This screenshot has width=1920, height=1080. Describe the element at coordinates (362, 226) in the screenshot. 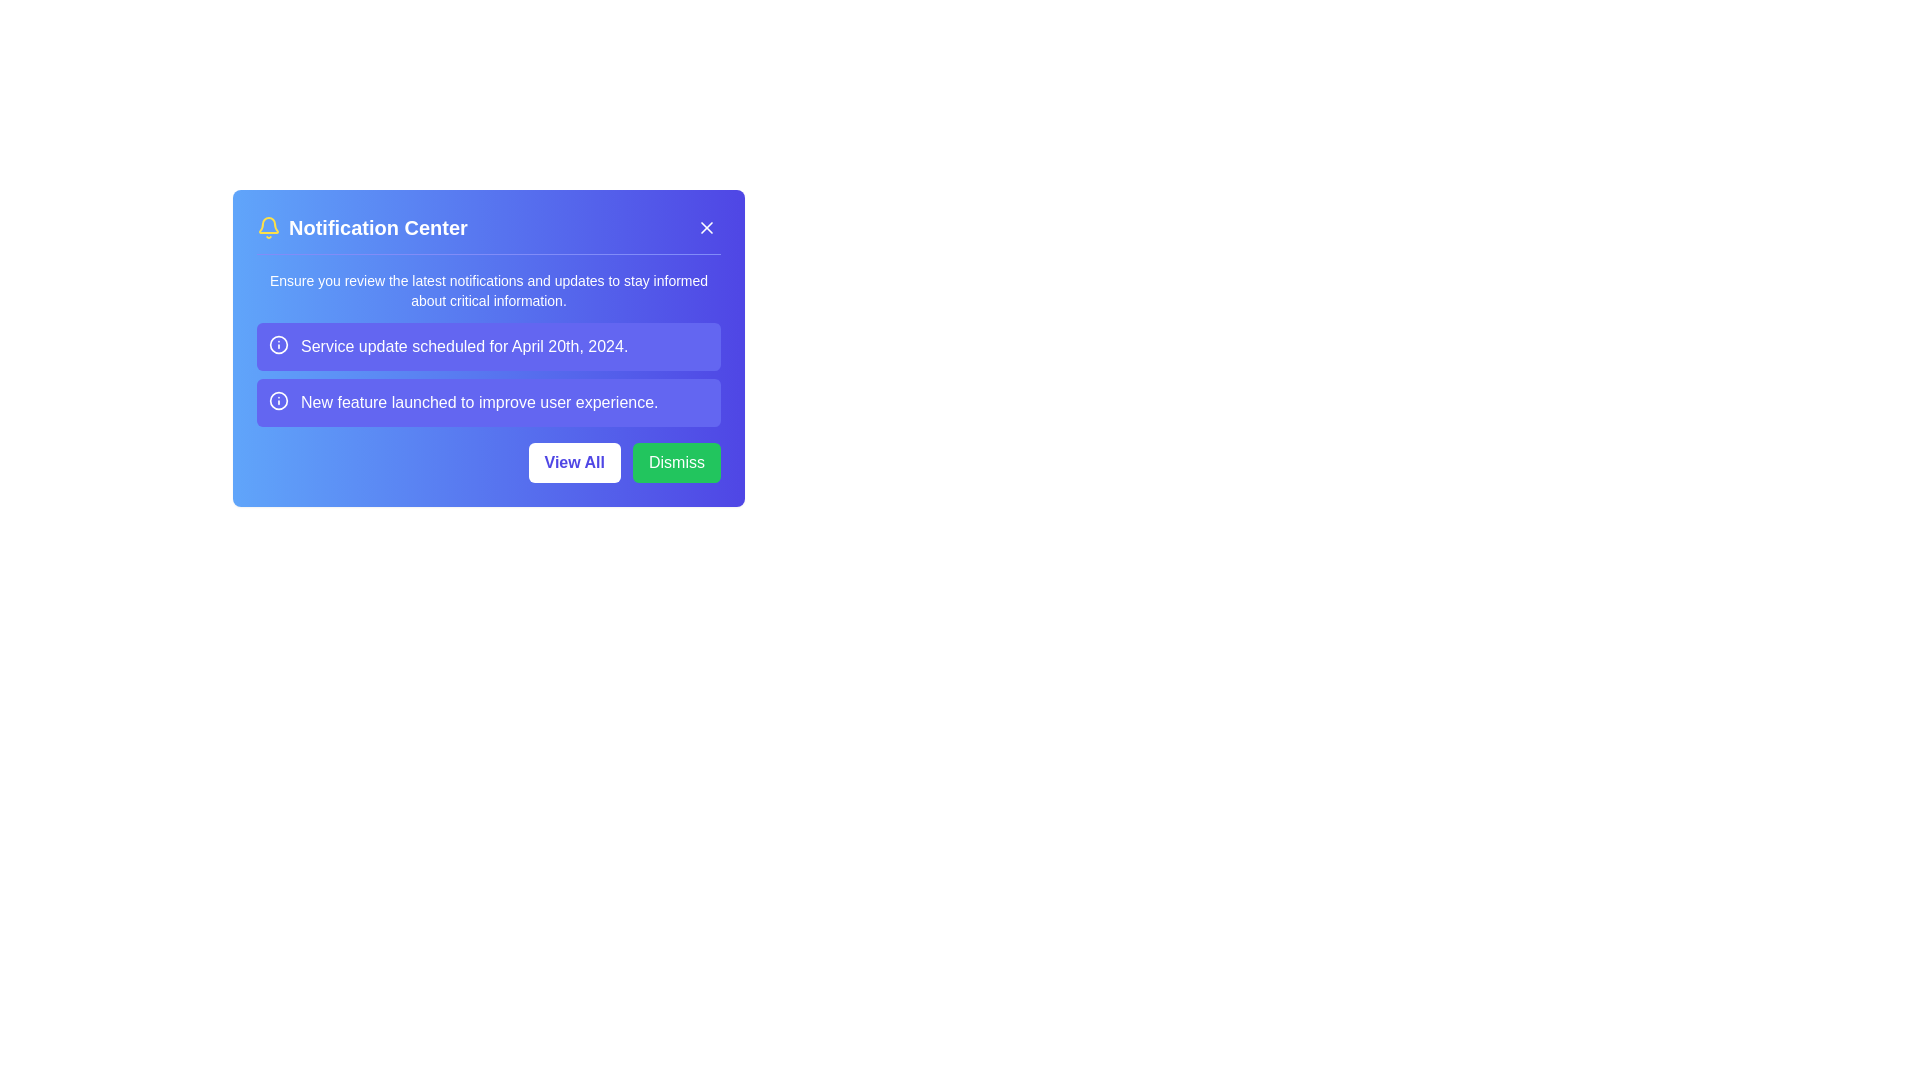

I see `the 'Notification Center' text label with a yellow bell icon, which is located at the top-left part of the notification modal` at that location.